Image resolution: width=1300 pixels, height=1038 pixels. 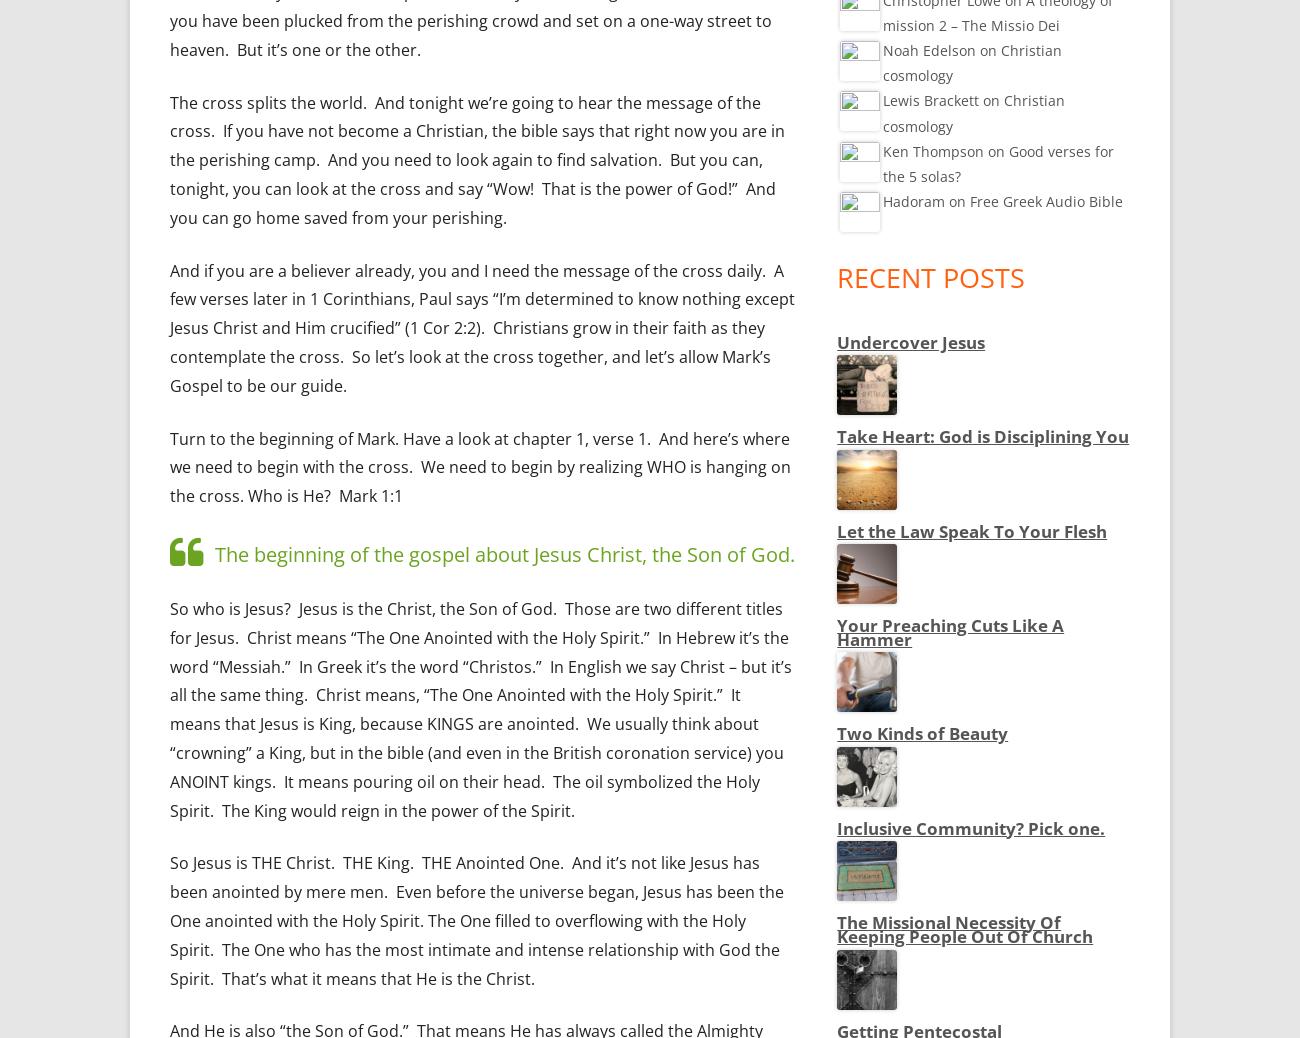 What do you see at coordinates (881, 200) in the screenshot?
I see `'Hadoram on'` at bounding box center [881, 200].